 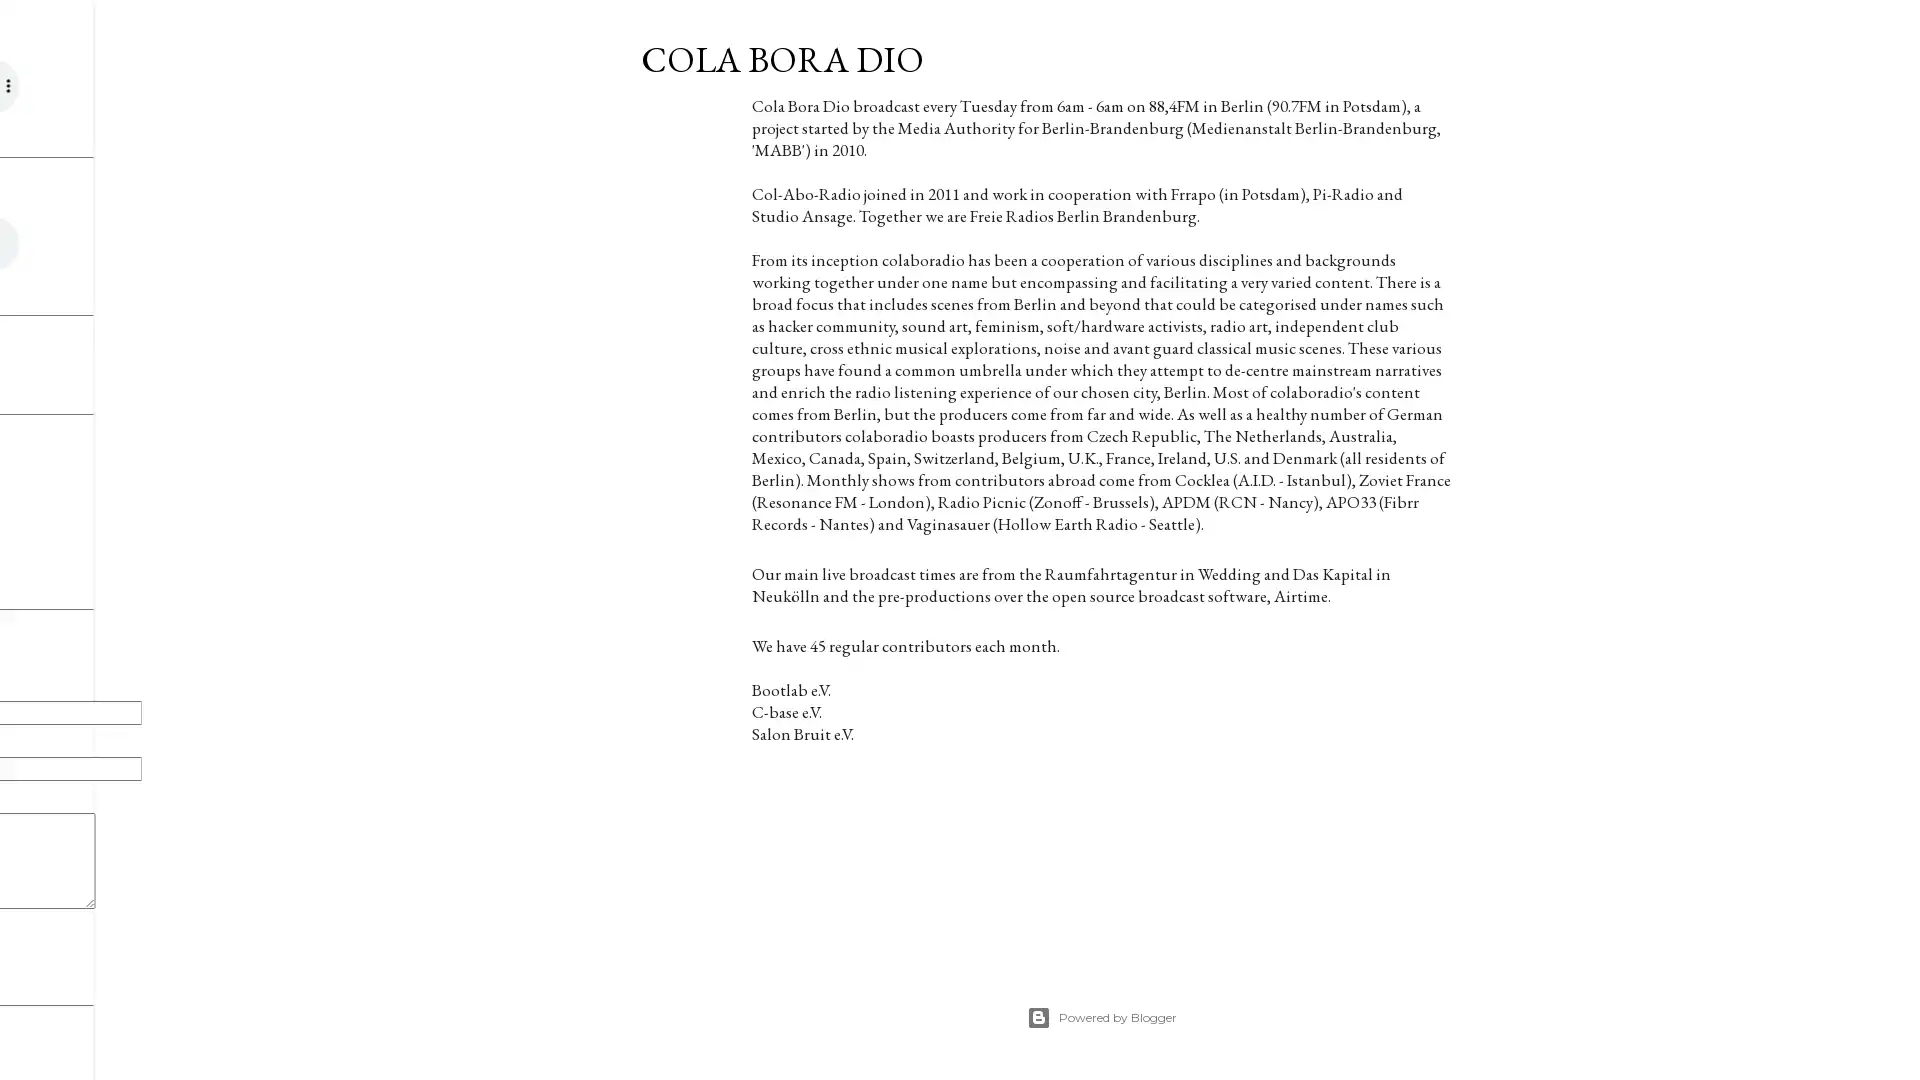 What do you see at coordinates (66, 938) in the screenshot?
I see `Send` at bounding box center [66, 938].